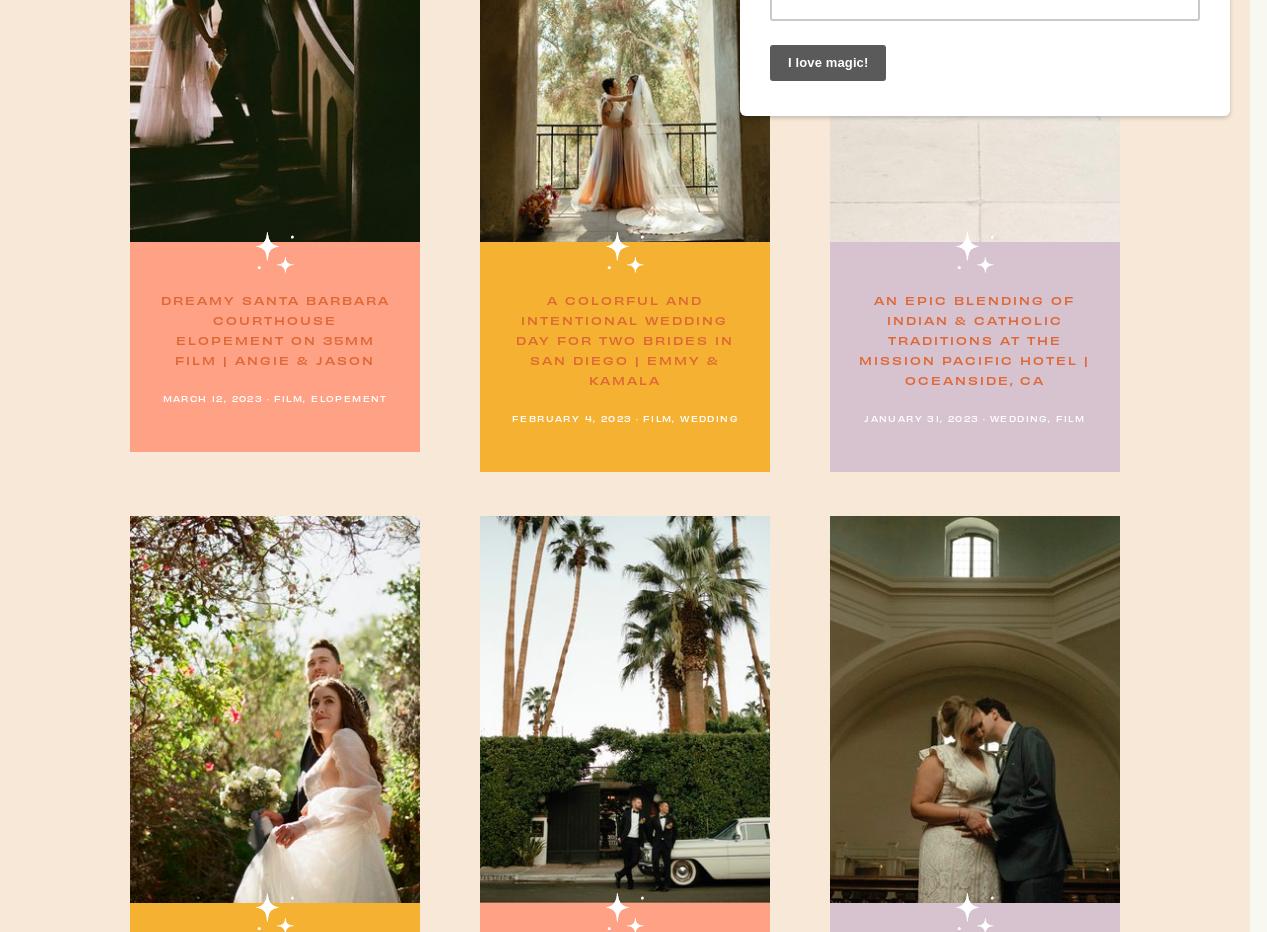 The height and width of the screenshot is (932, 1267). Describe the element at coordinates (570, 417) in the screenshot. I see `'February 4, 2023'` at that location.